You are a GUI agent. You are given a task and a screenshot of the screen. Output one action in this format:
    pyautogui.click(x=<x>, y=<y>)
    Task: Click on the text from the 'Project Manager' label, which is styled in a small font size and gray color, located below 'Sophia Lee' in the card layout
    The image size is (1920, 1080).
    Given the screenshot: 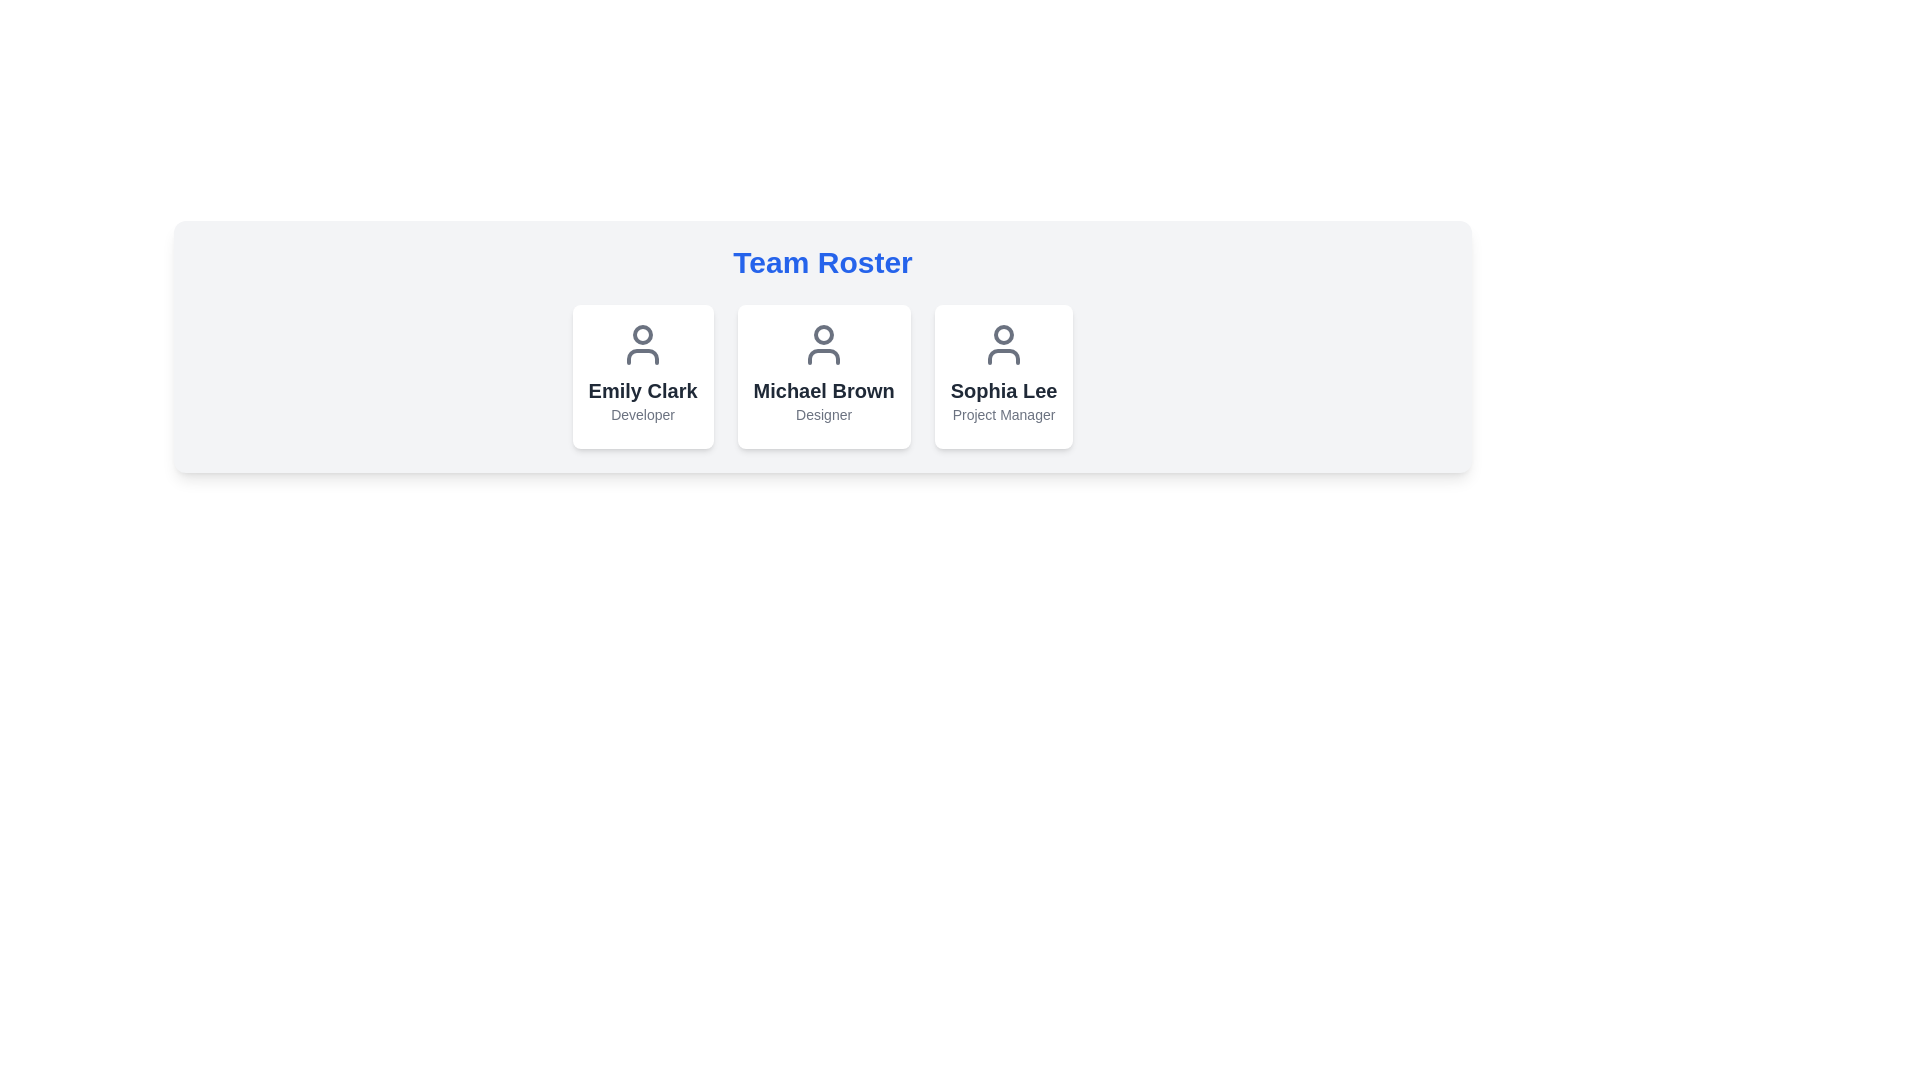 What is the action you would take?
    pyautogui.click(x=1003, y=414)
    